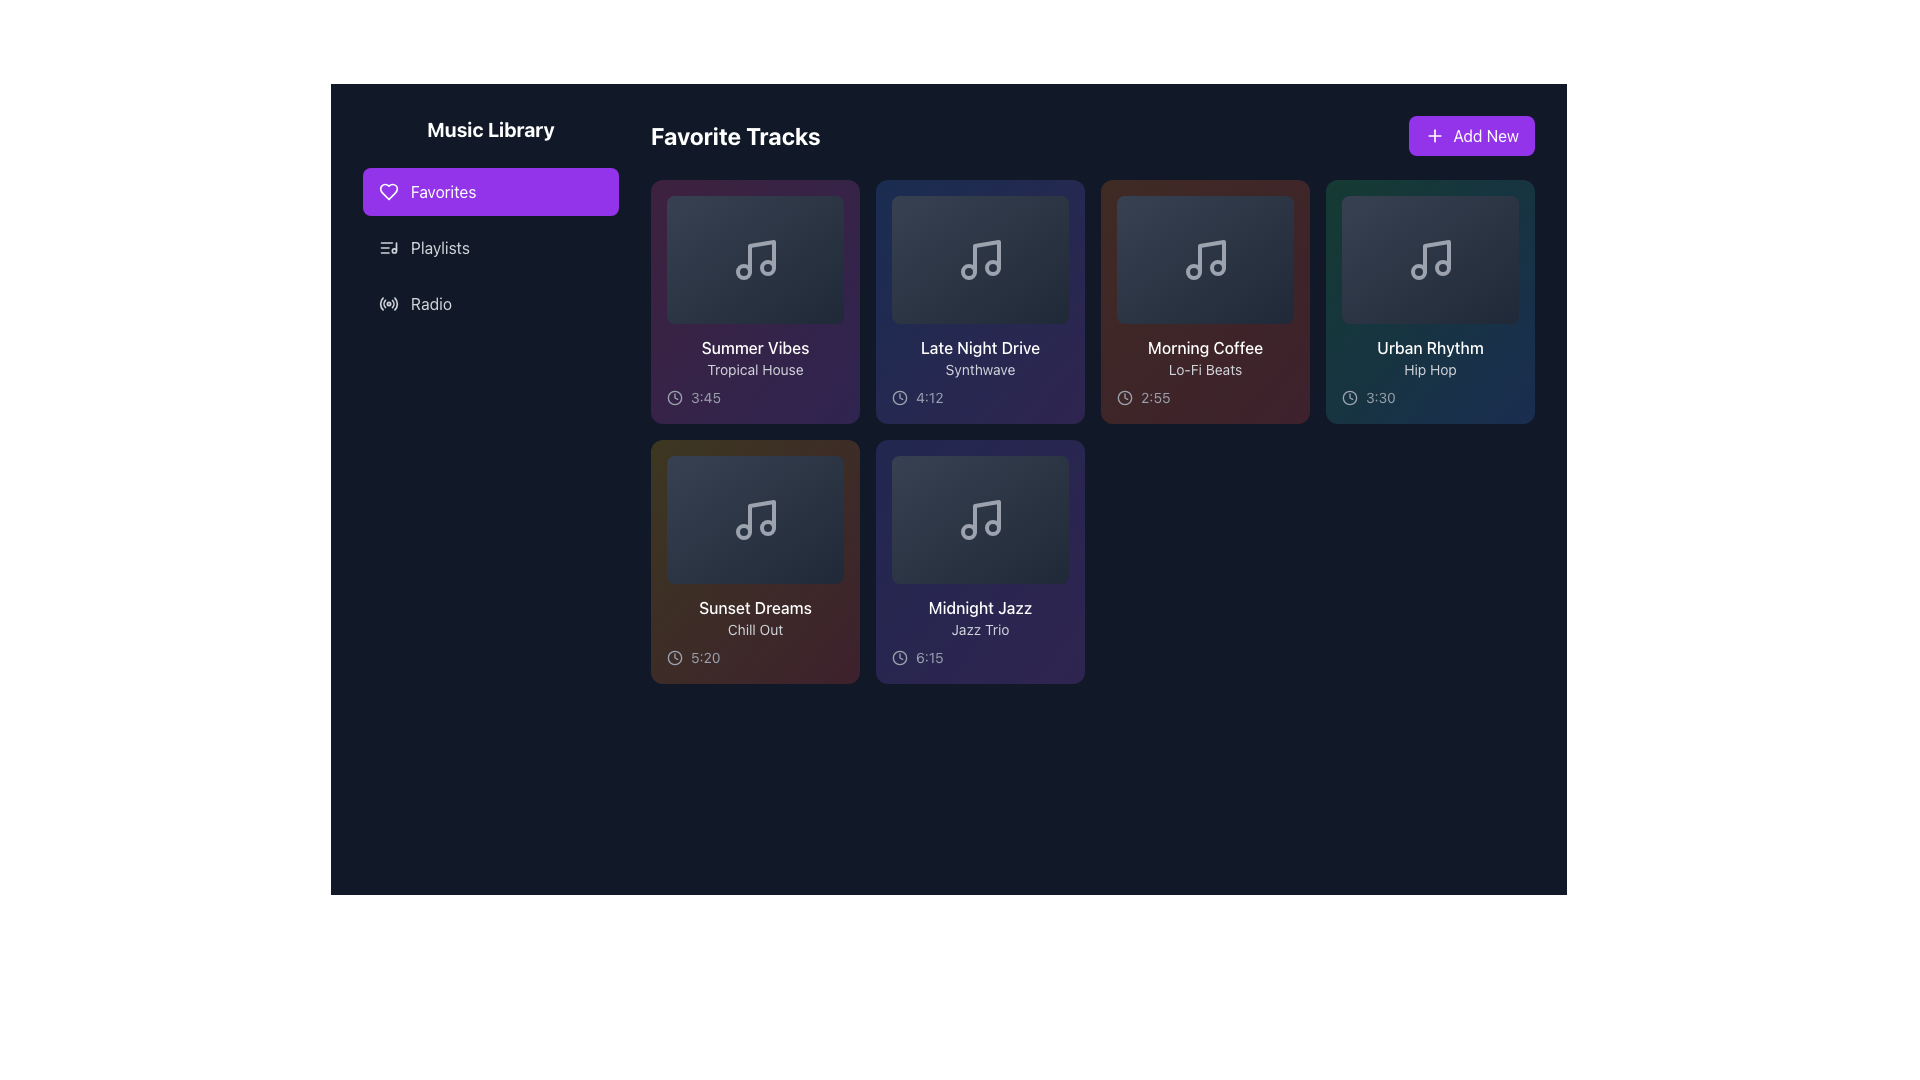  Describe the element at coordinates (705, 658) in the screenshot. I see `the static informational text indicating the duration of the music track for the 'Sunset Dreams' card, located adjacent to a clock icon in the bottom-left section of the main area` at that location.